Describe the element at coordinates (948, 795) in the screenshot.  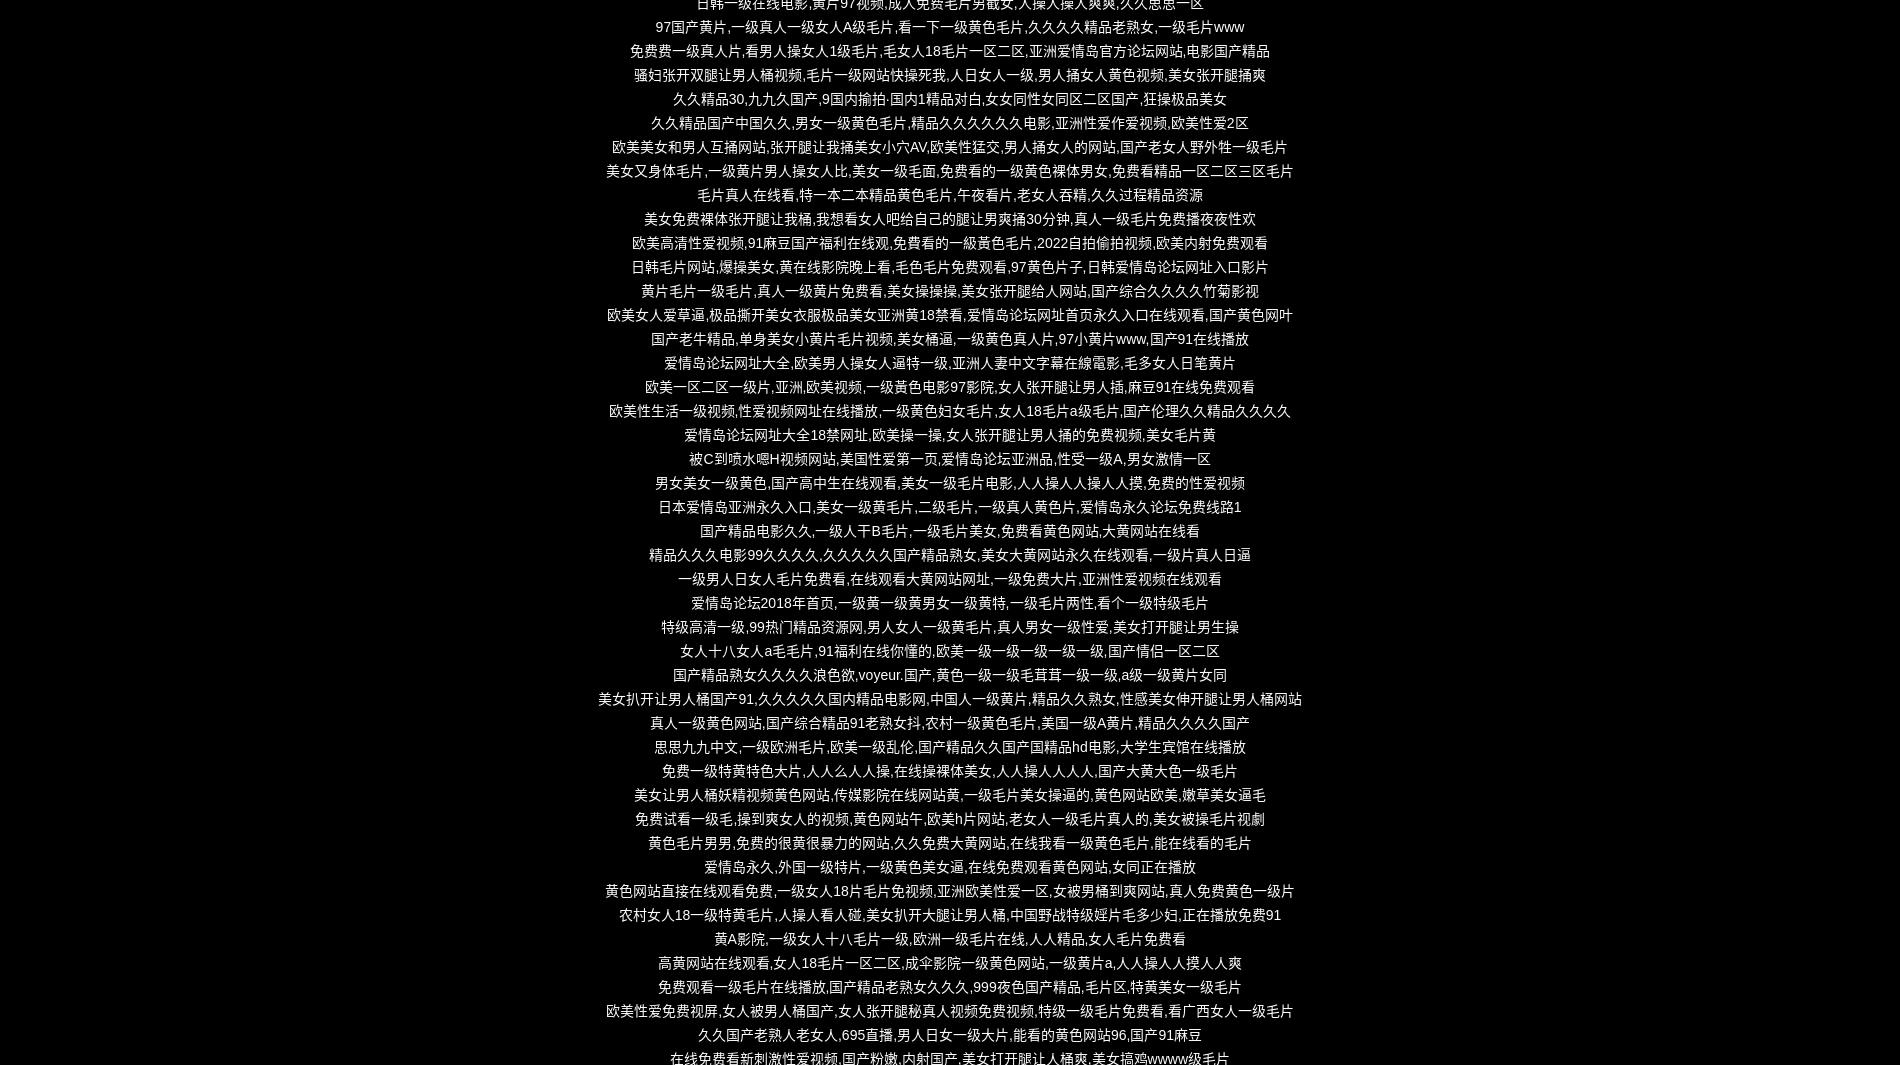
I see `'美女让男人桶妖精视频黄色网站,传媒影院在线网站黄,一级毛片美女操逼的,黄色网站欧美,嫩草美女逼毛'` at that location.